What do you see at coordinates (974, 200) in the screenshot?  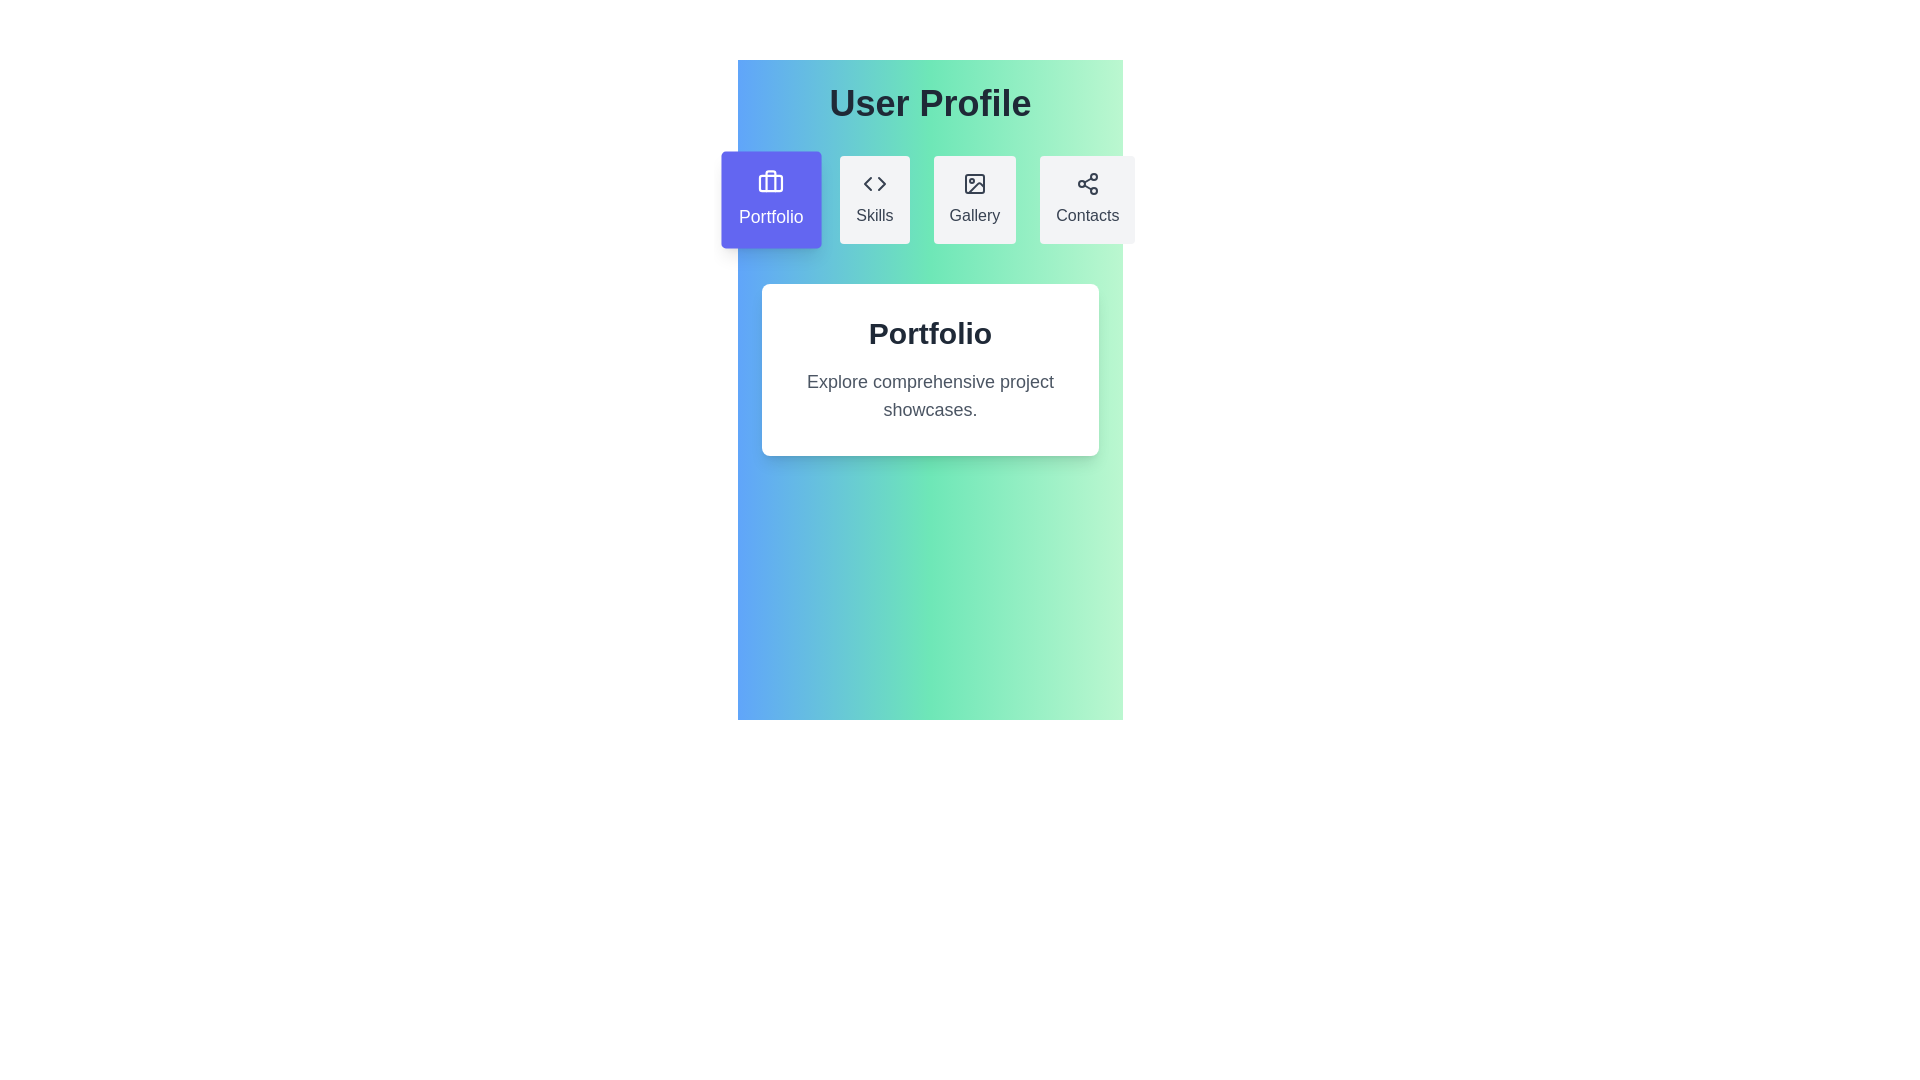 I see `the tab labeled Gallery to switch the active content` at bounding box center [974, 200].